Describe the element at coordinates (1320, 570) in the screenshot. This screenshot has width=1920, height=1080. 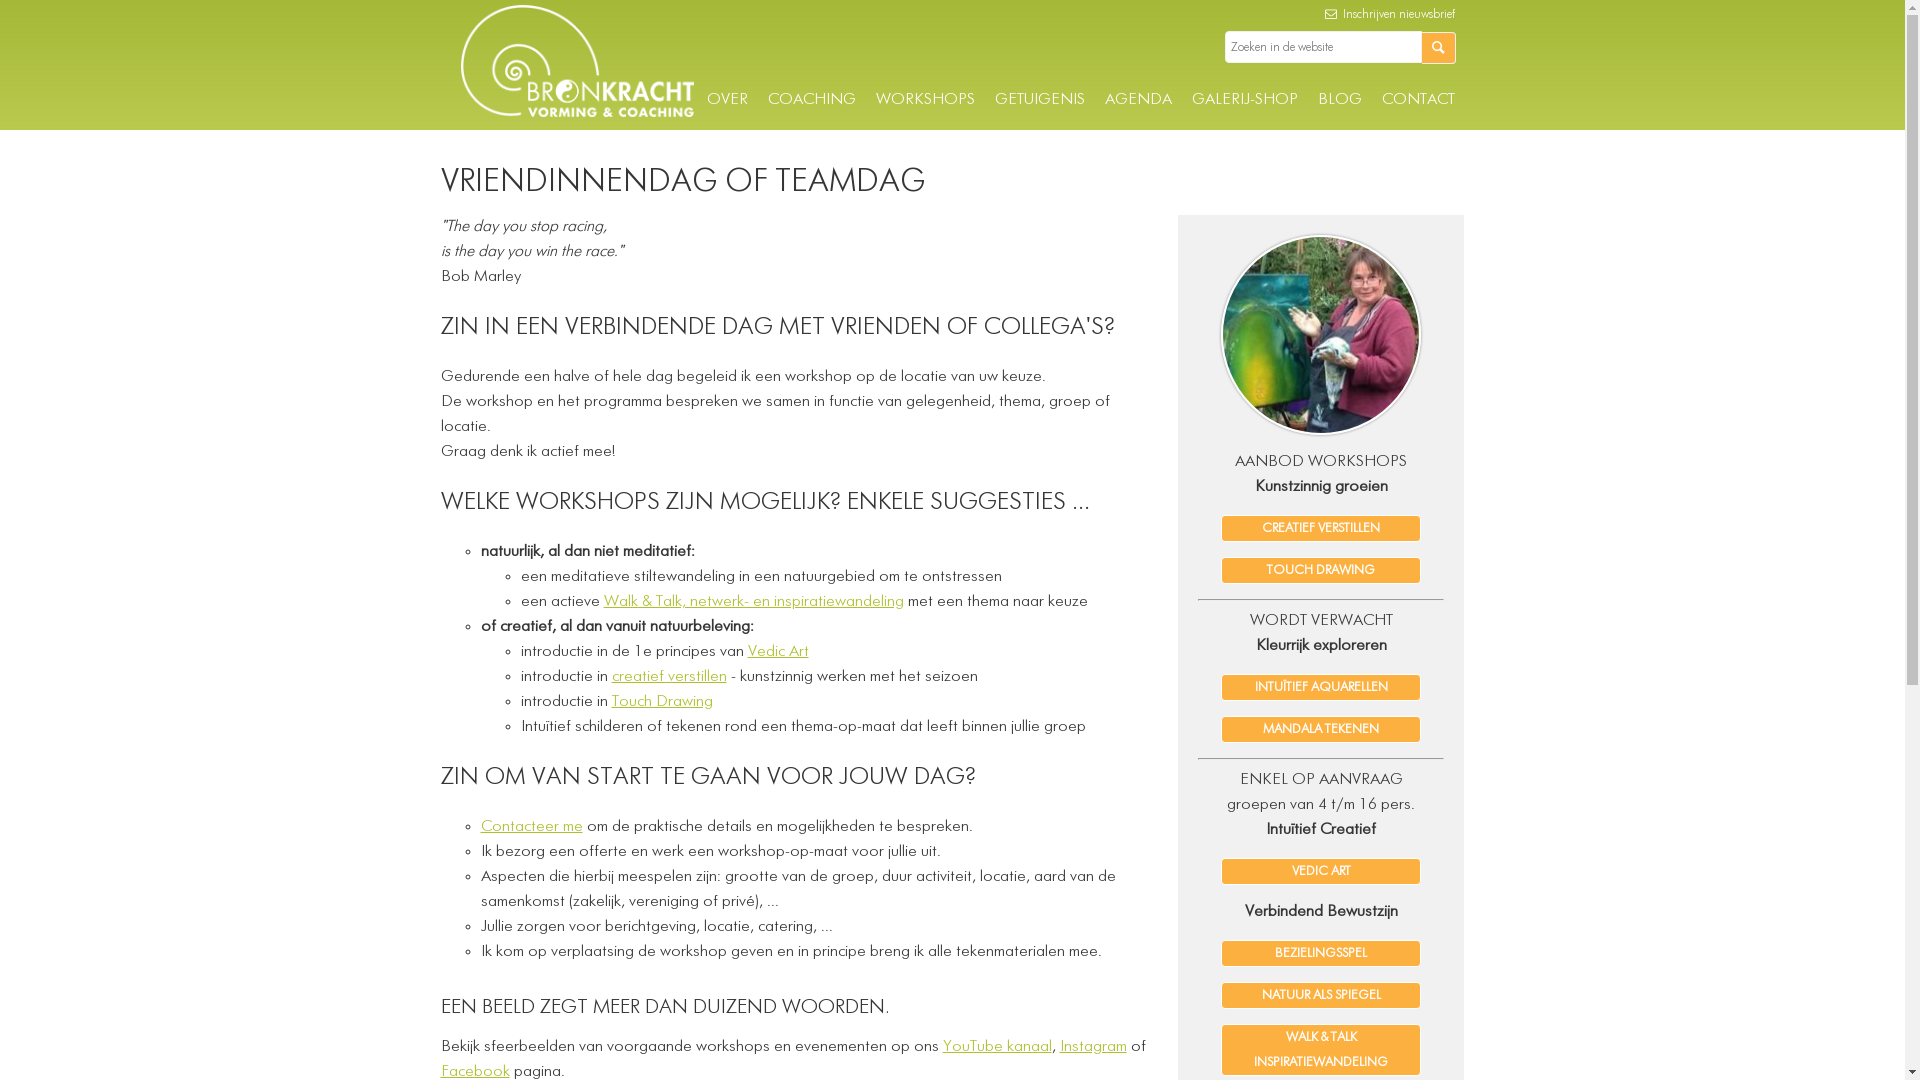
I see `'TOUCH DRAWING'` at that location.